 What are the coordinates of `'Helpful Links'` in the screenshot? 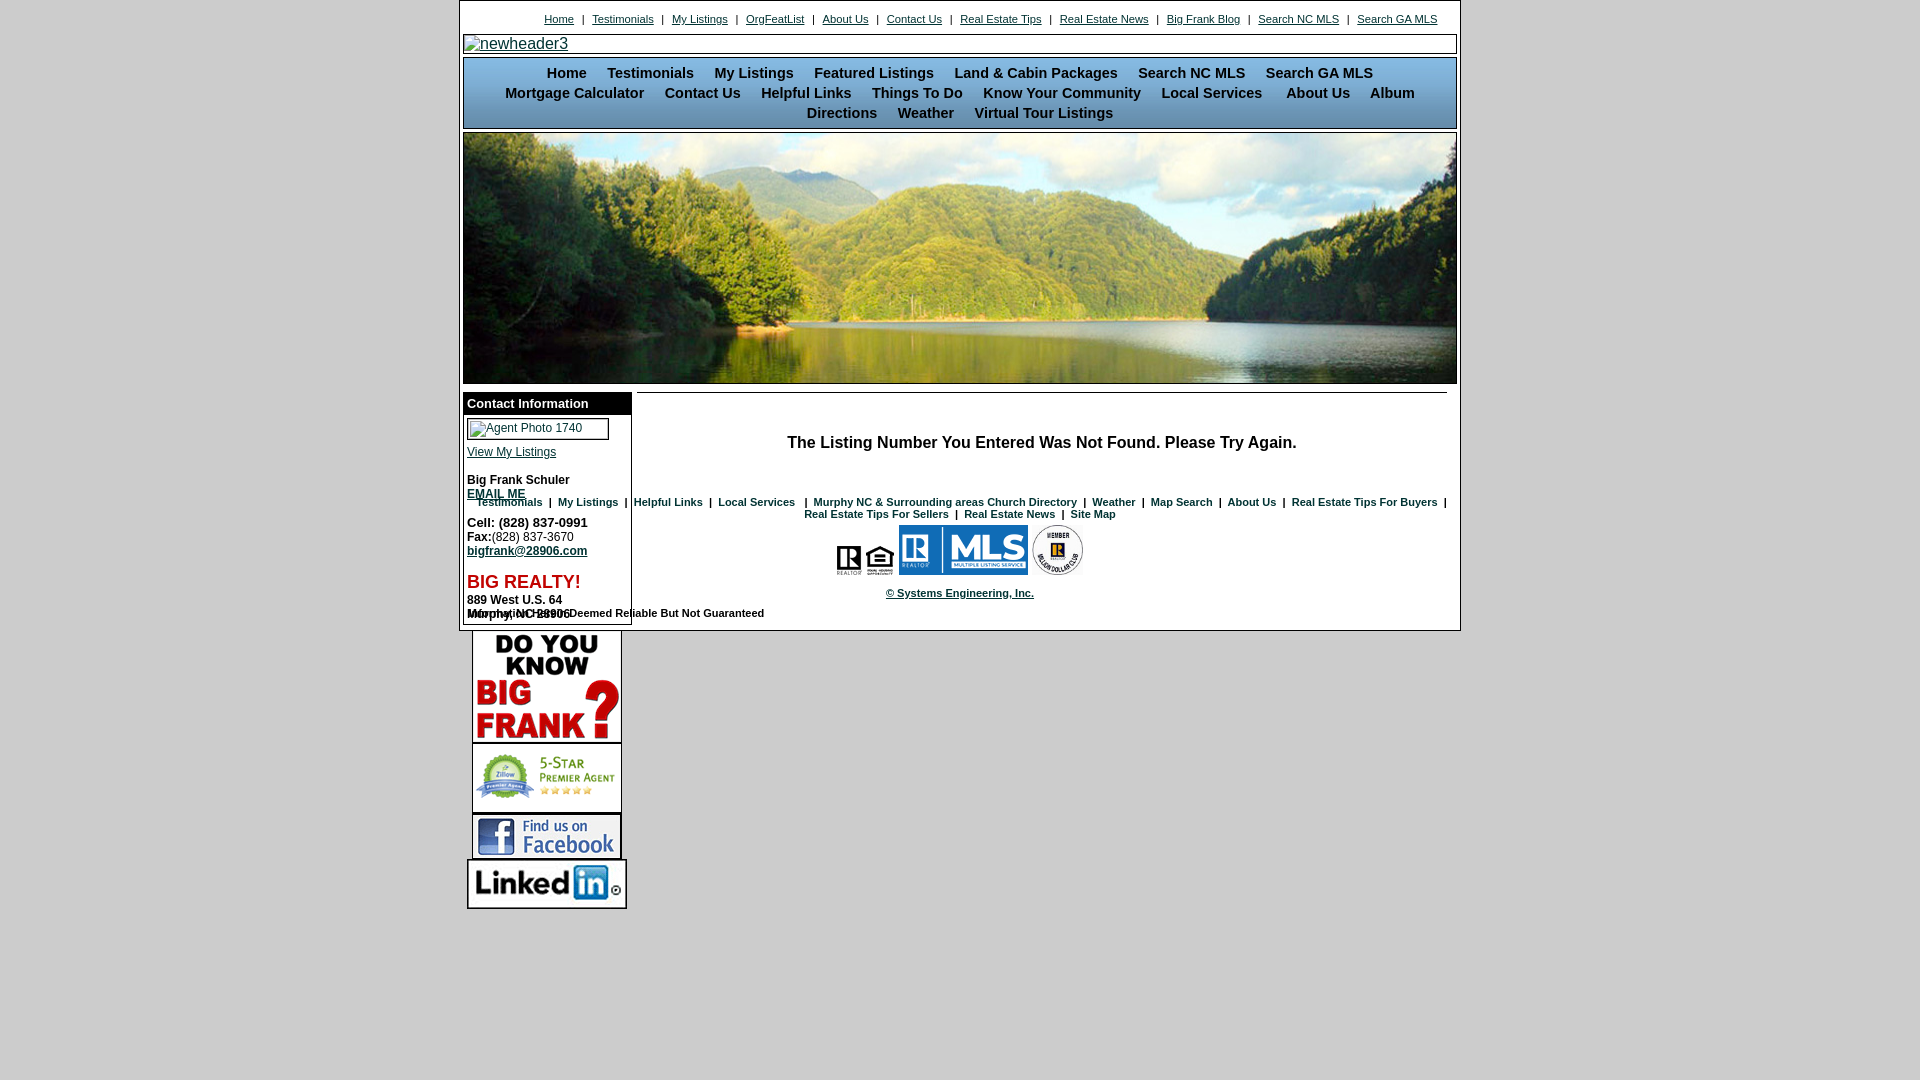 It's located at (806, 92).